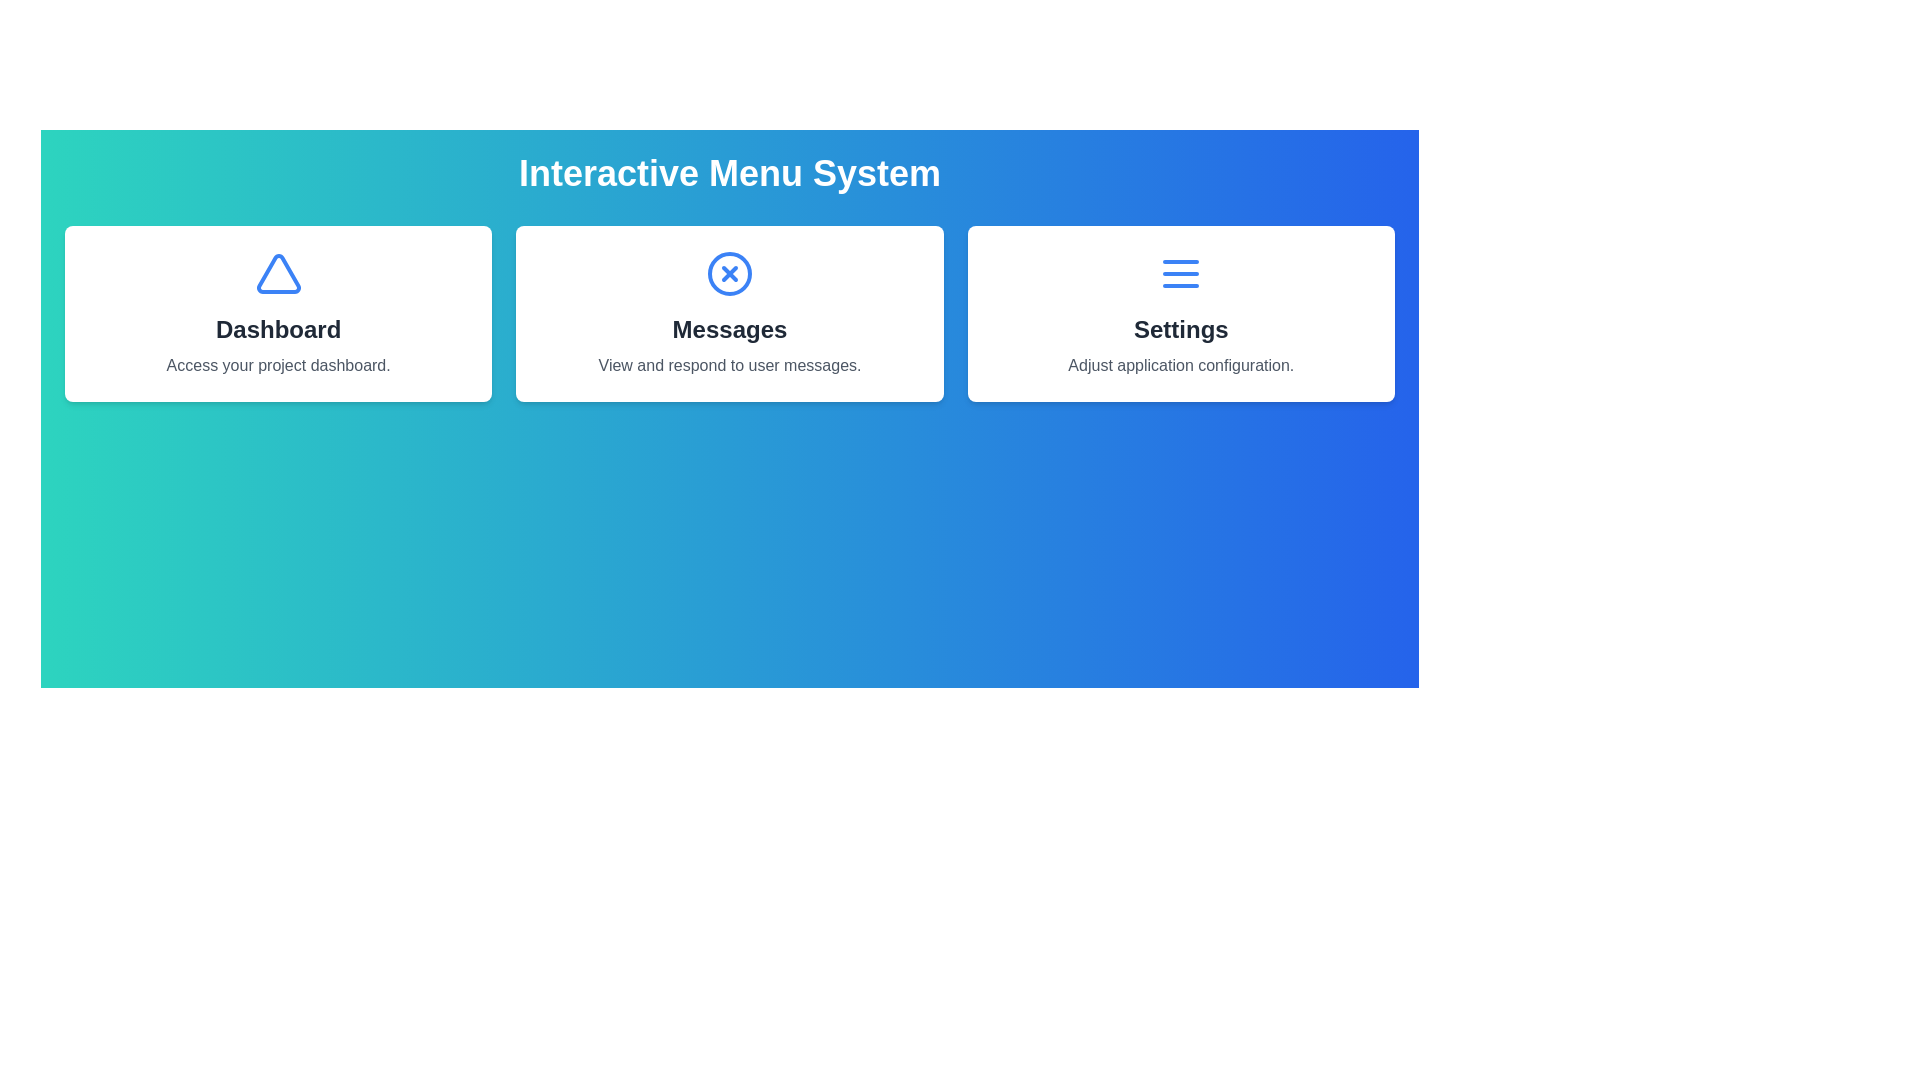  What do you see at coordinates (277, 273) in the screenshot?
I see `the Dashboard icon located in the leftmost card of three horizontally aligned cards, positioned above the text labels and centered in the card's top section` at bounding box center [277, 273].